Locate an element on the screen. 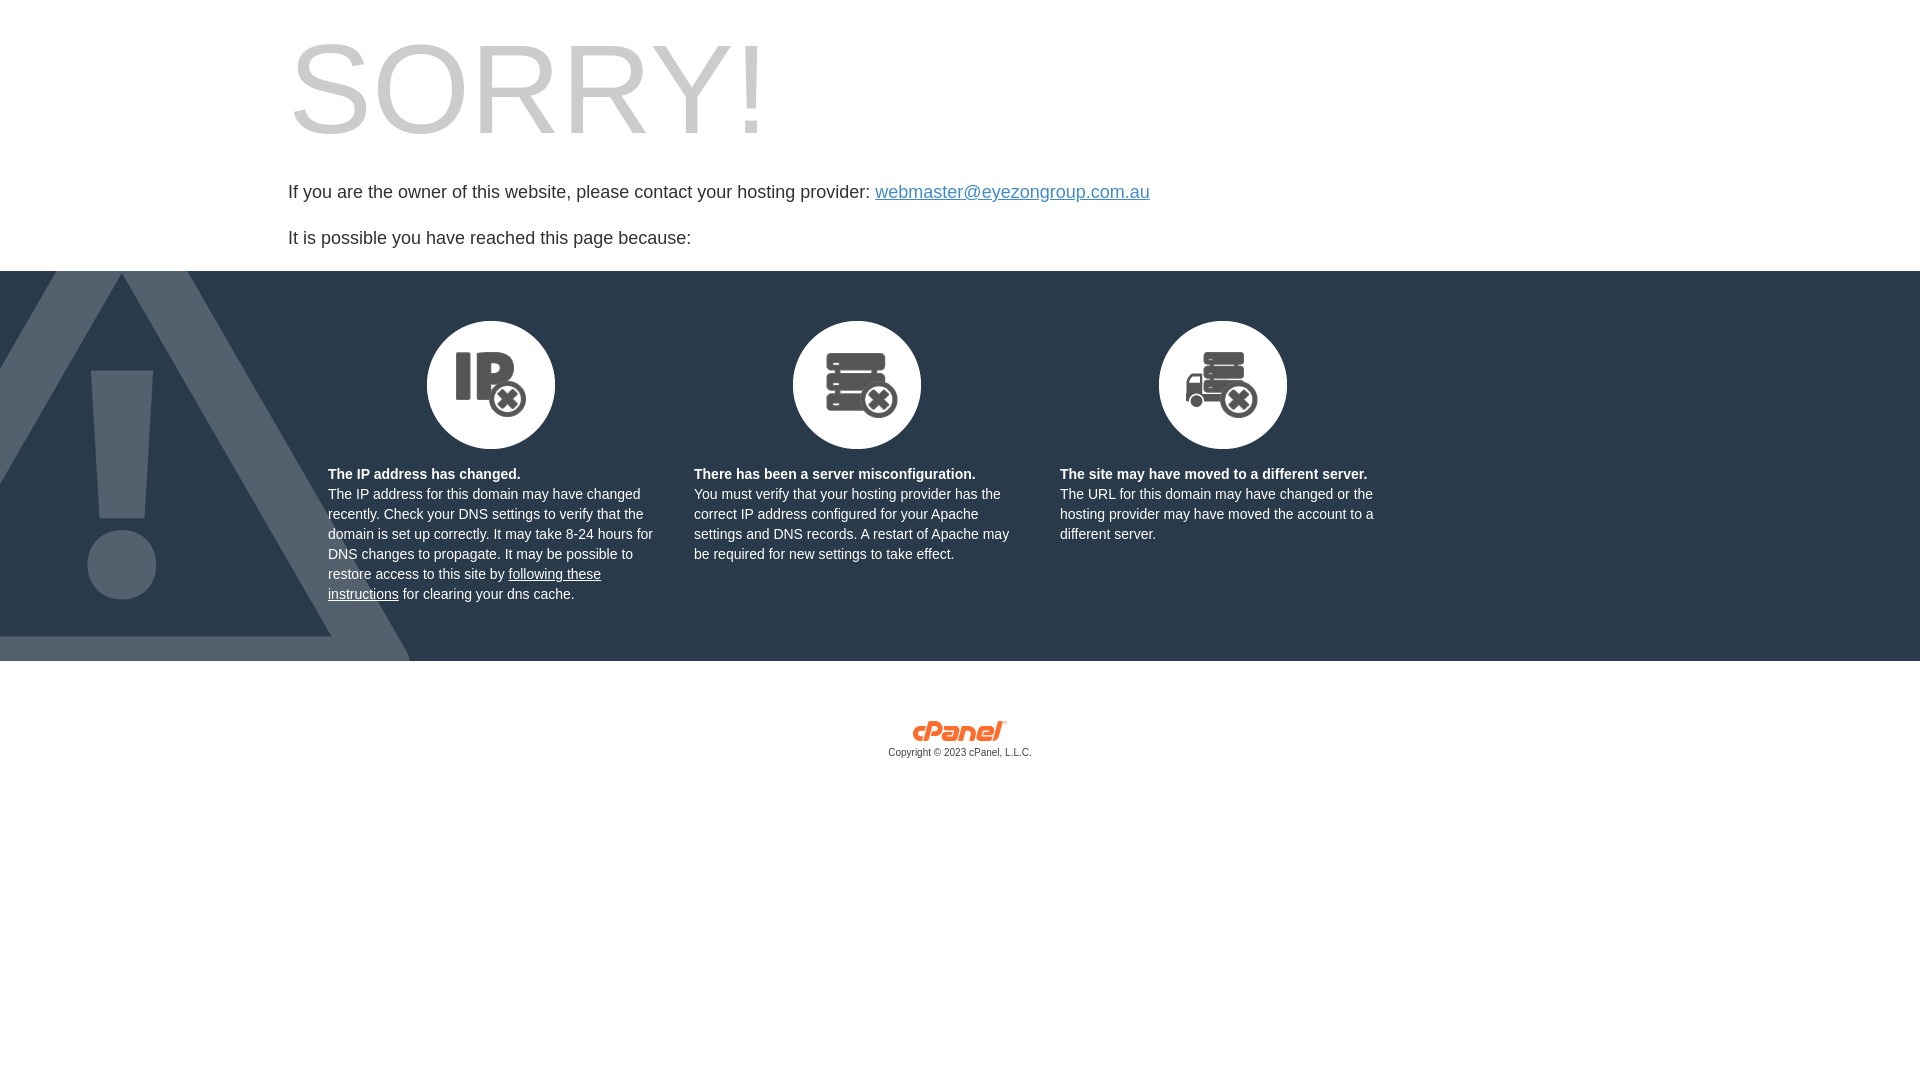 The image size is (1920, 1080). 'webmaster@eyezongroup.com.au' is located at coordinates (1012, 192).